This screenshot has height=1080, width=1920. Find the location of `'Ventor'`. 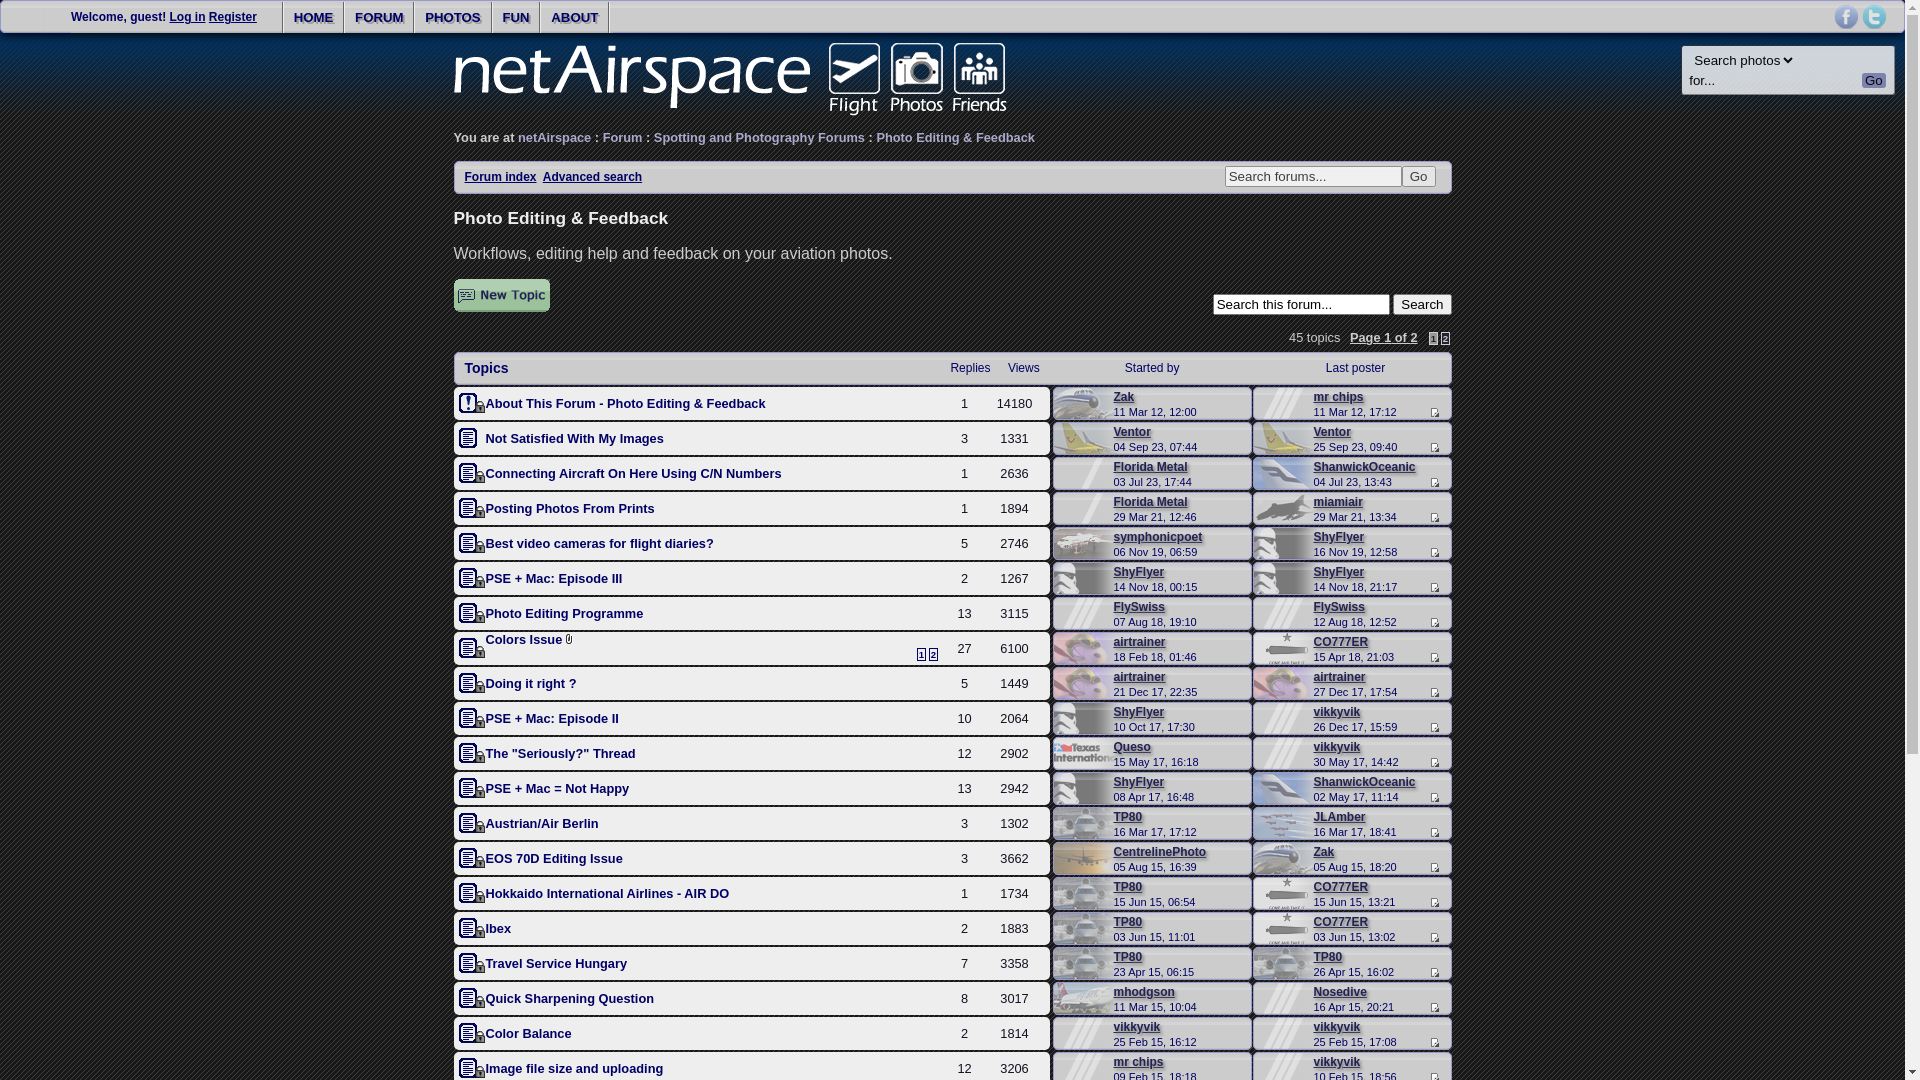

'Ventor' is located at coordinates (1132, 431).